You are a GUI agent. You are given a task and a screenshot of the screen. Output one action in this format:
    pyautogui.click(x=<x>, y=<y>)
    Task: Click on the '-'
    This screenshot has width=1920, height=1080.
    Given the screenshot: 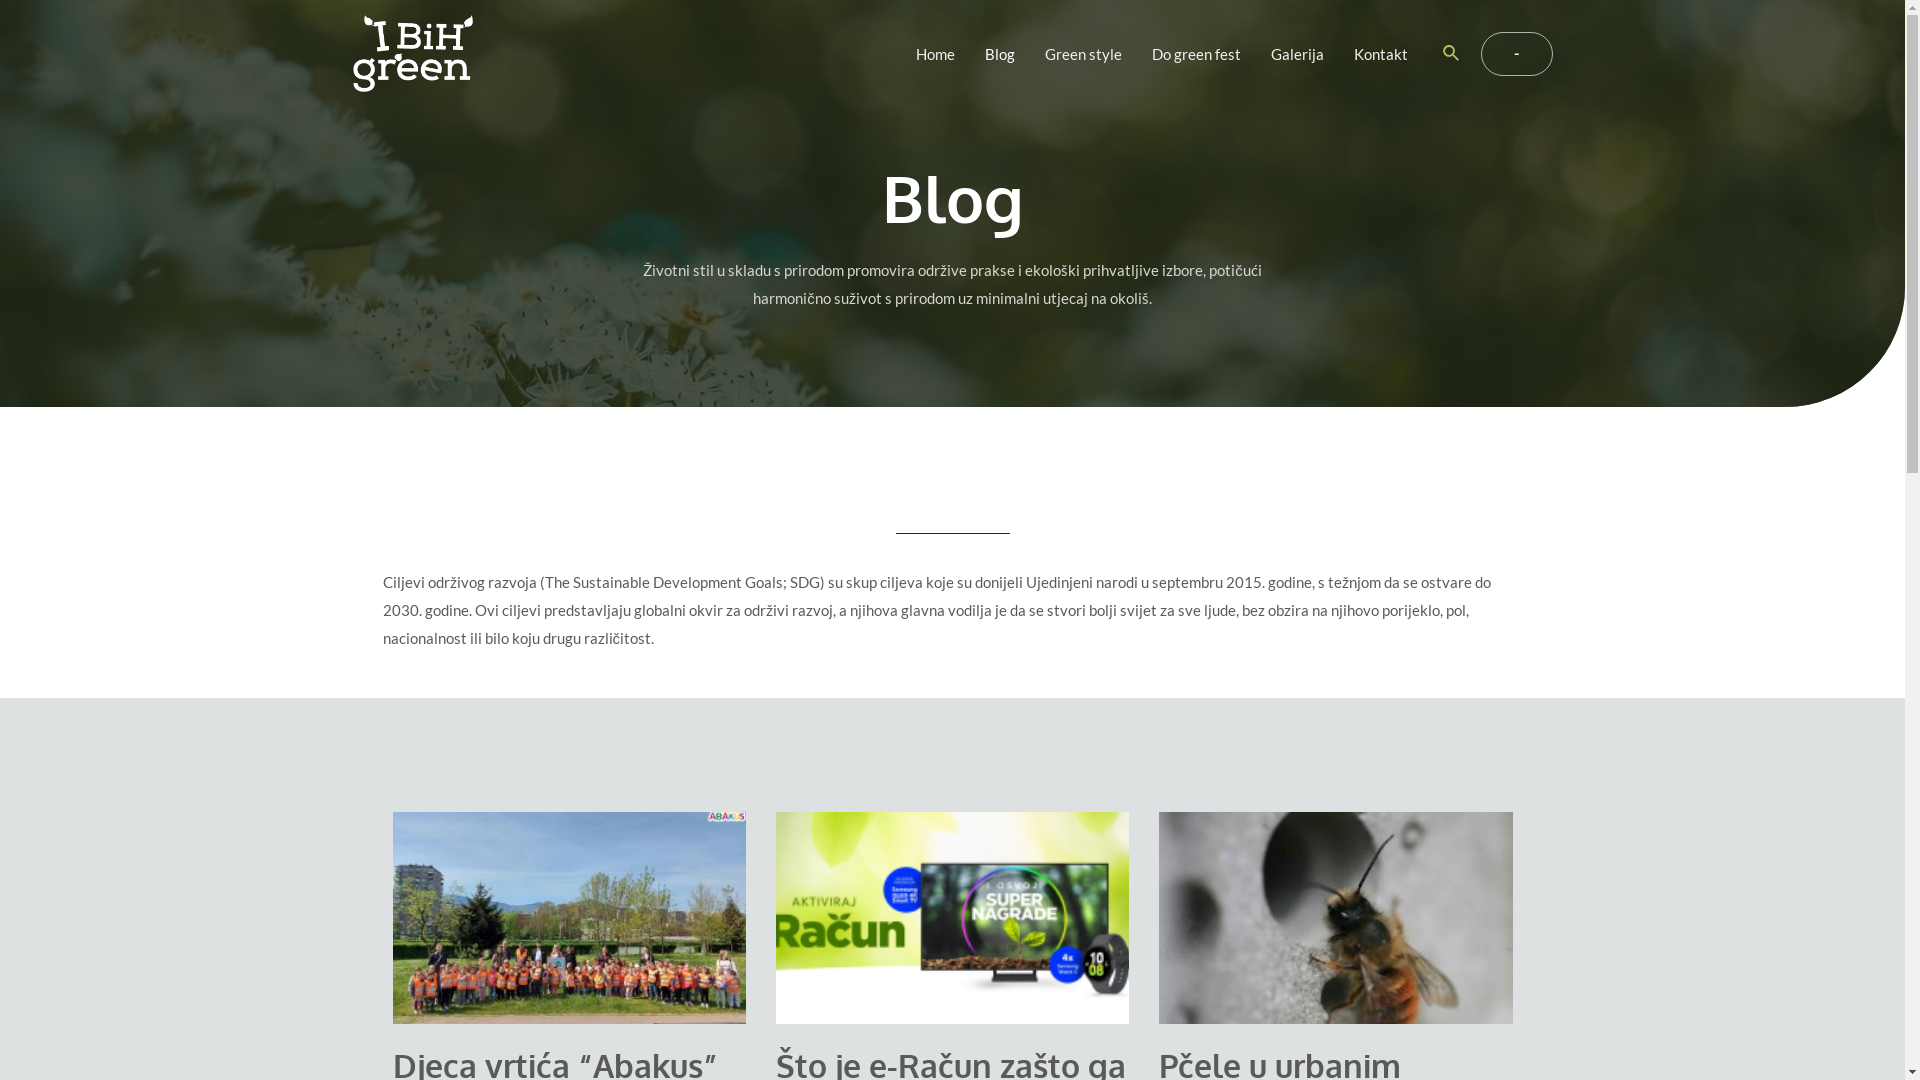 What is the action you would take?
    pyautogui.click(x=1481, y=53)
    